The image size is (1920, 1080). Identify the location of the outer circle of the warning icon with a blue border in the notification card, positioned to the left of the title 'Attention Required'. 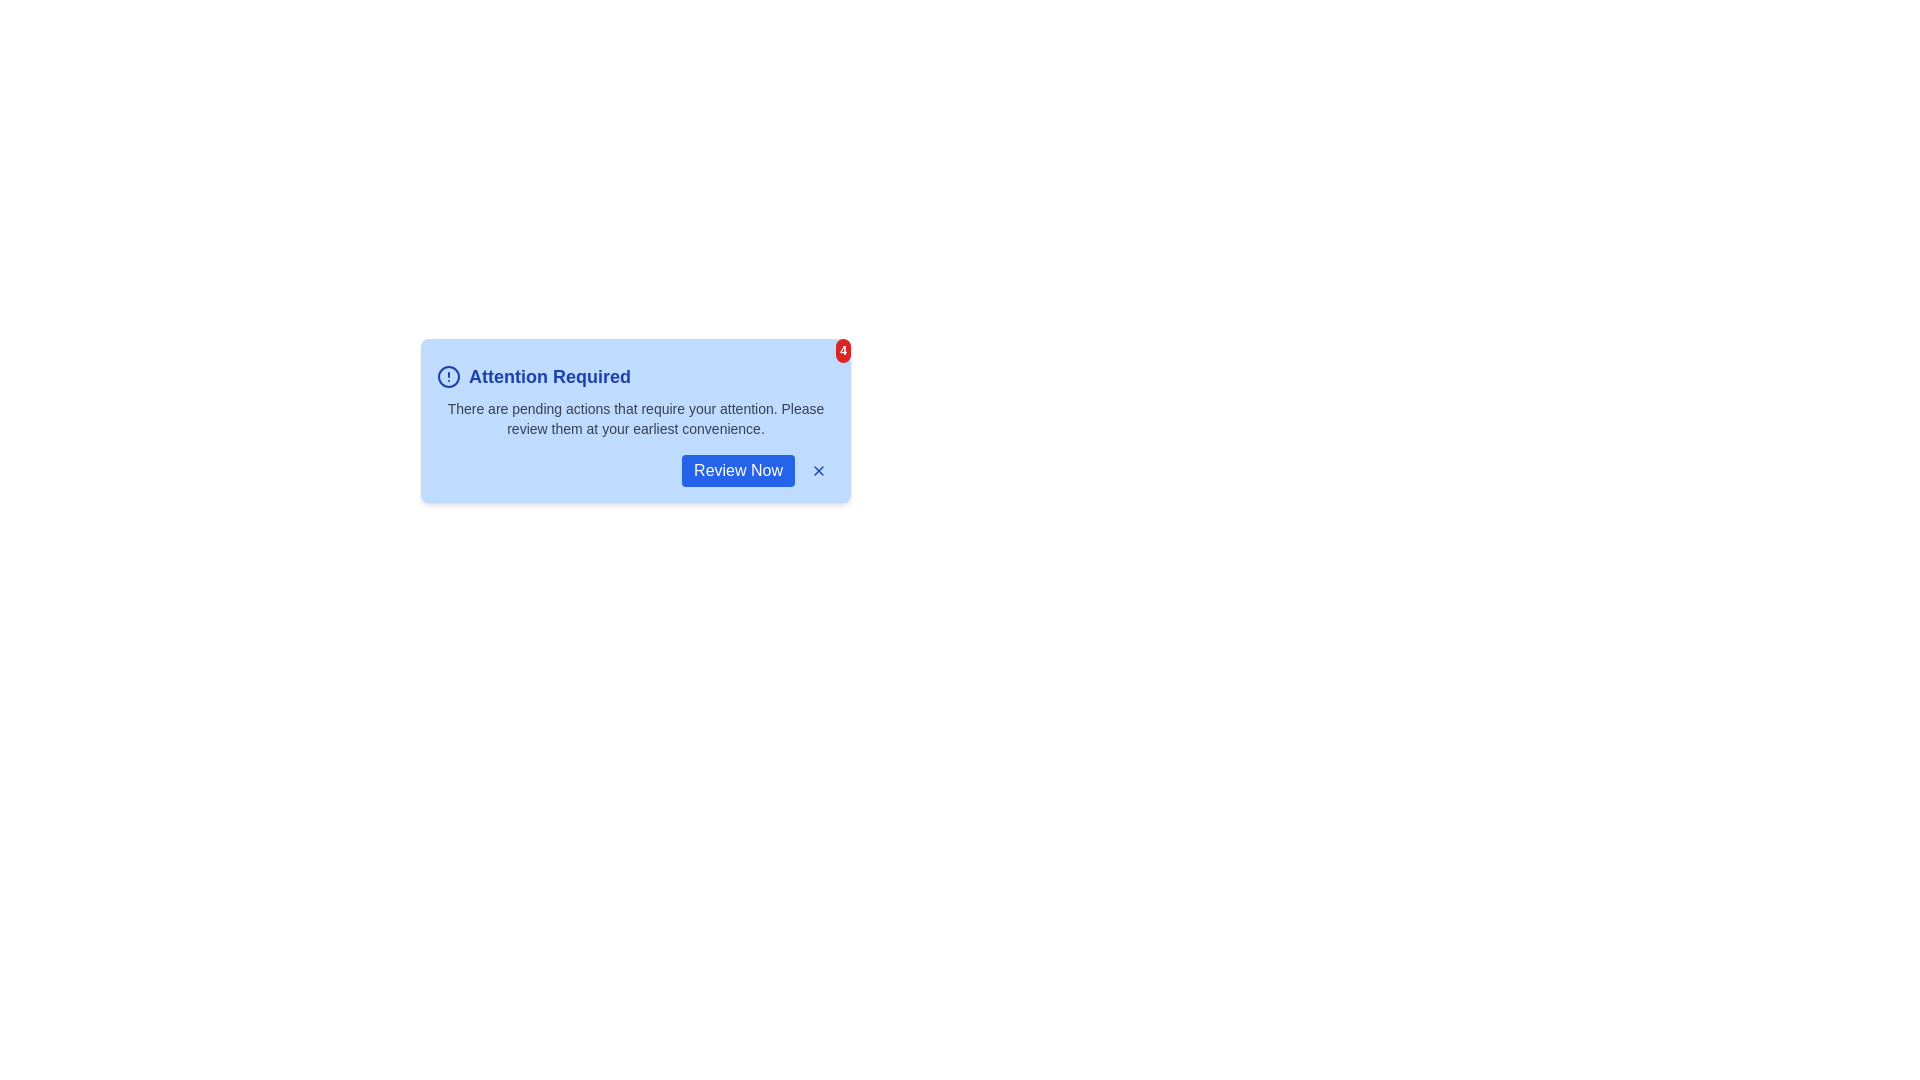
(448, 377).